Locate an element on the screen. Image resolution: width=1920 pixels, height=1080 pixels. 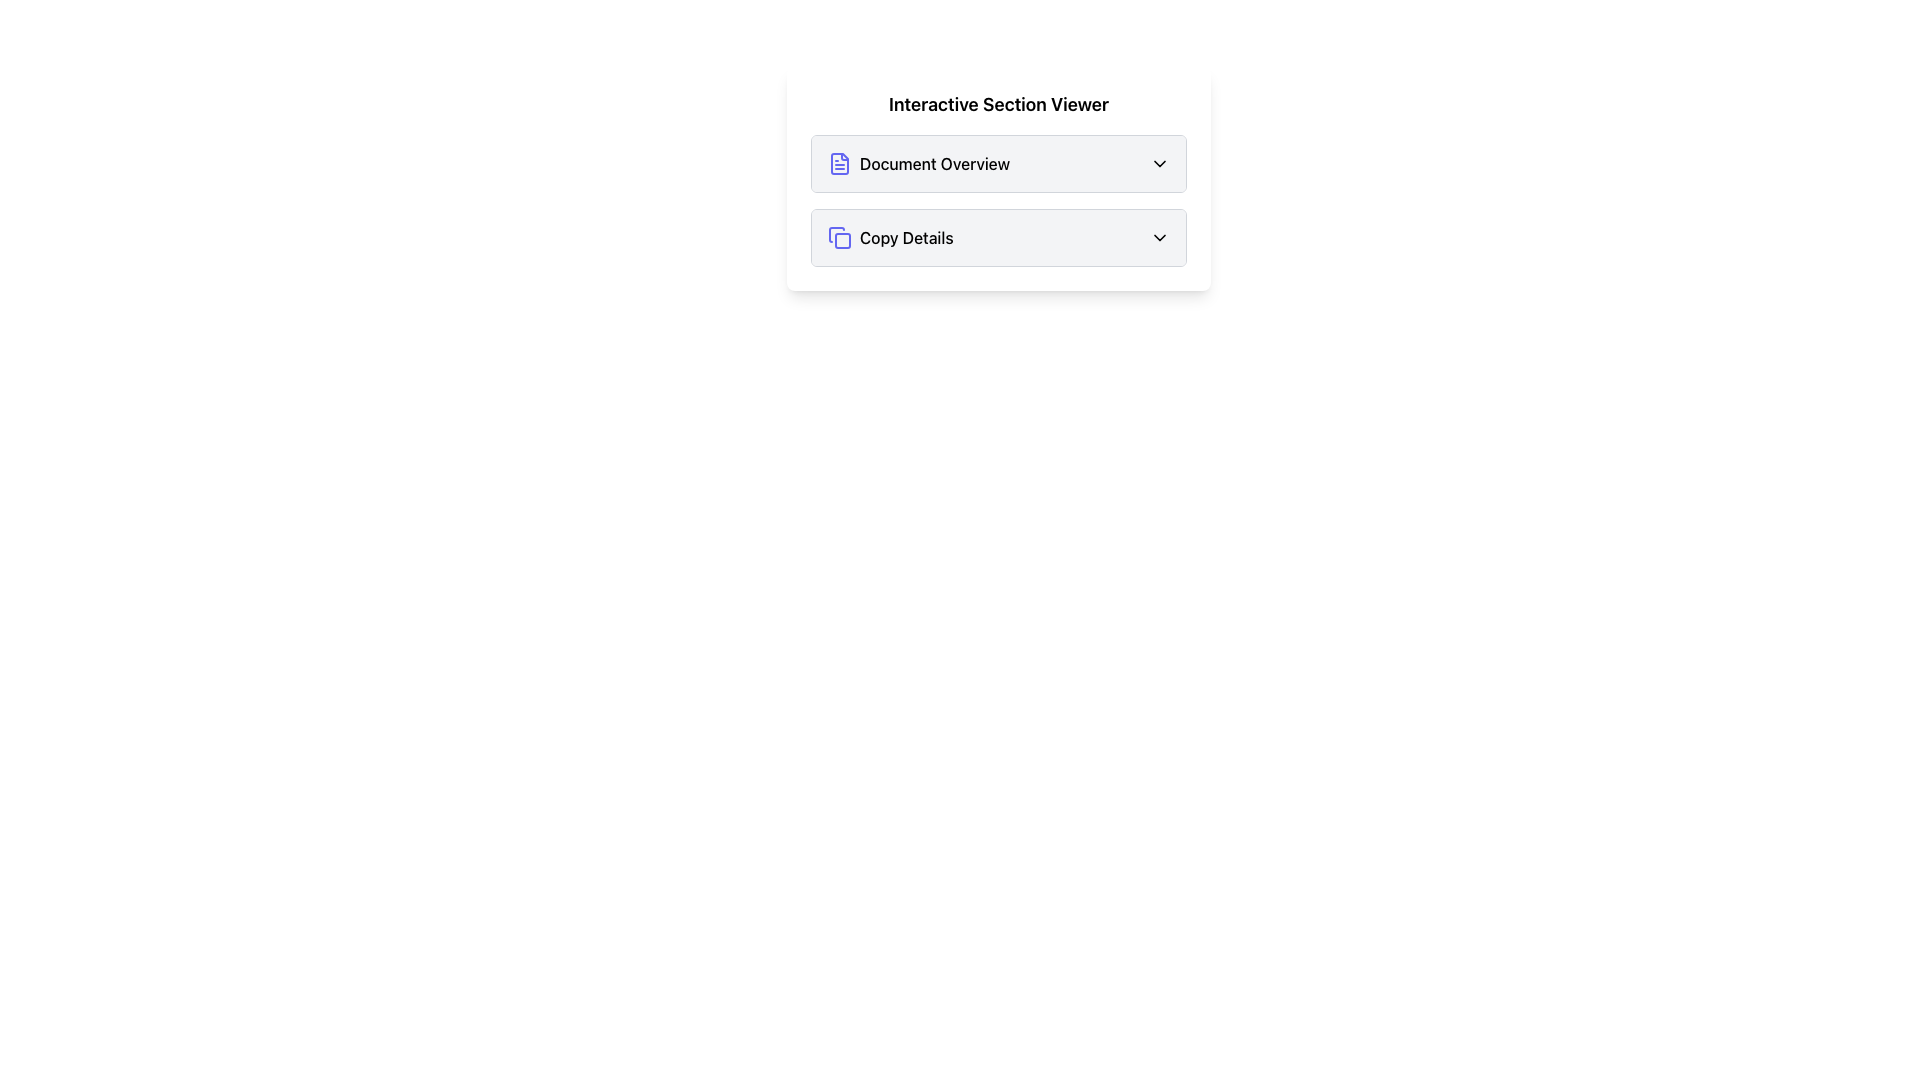
the blue file document icon that is part of the 'Document Overview' button, located at the top left of the interactive section viewer is located at coordinates (840, 163).